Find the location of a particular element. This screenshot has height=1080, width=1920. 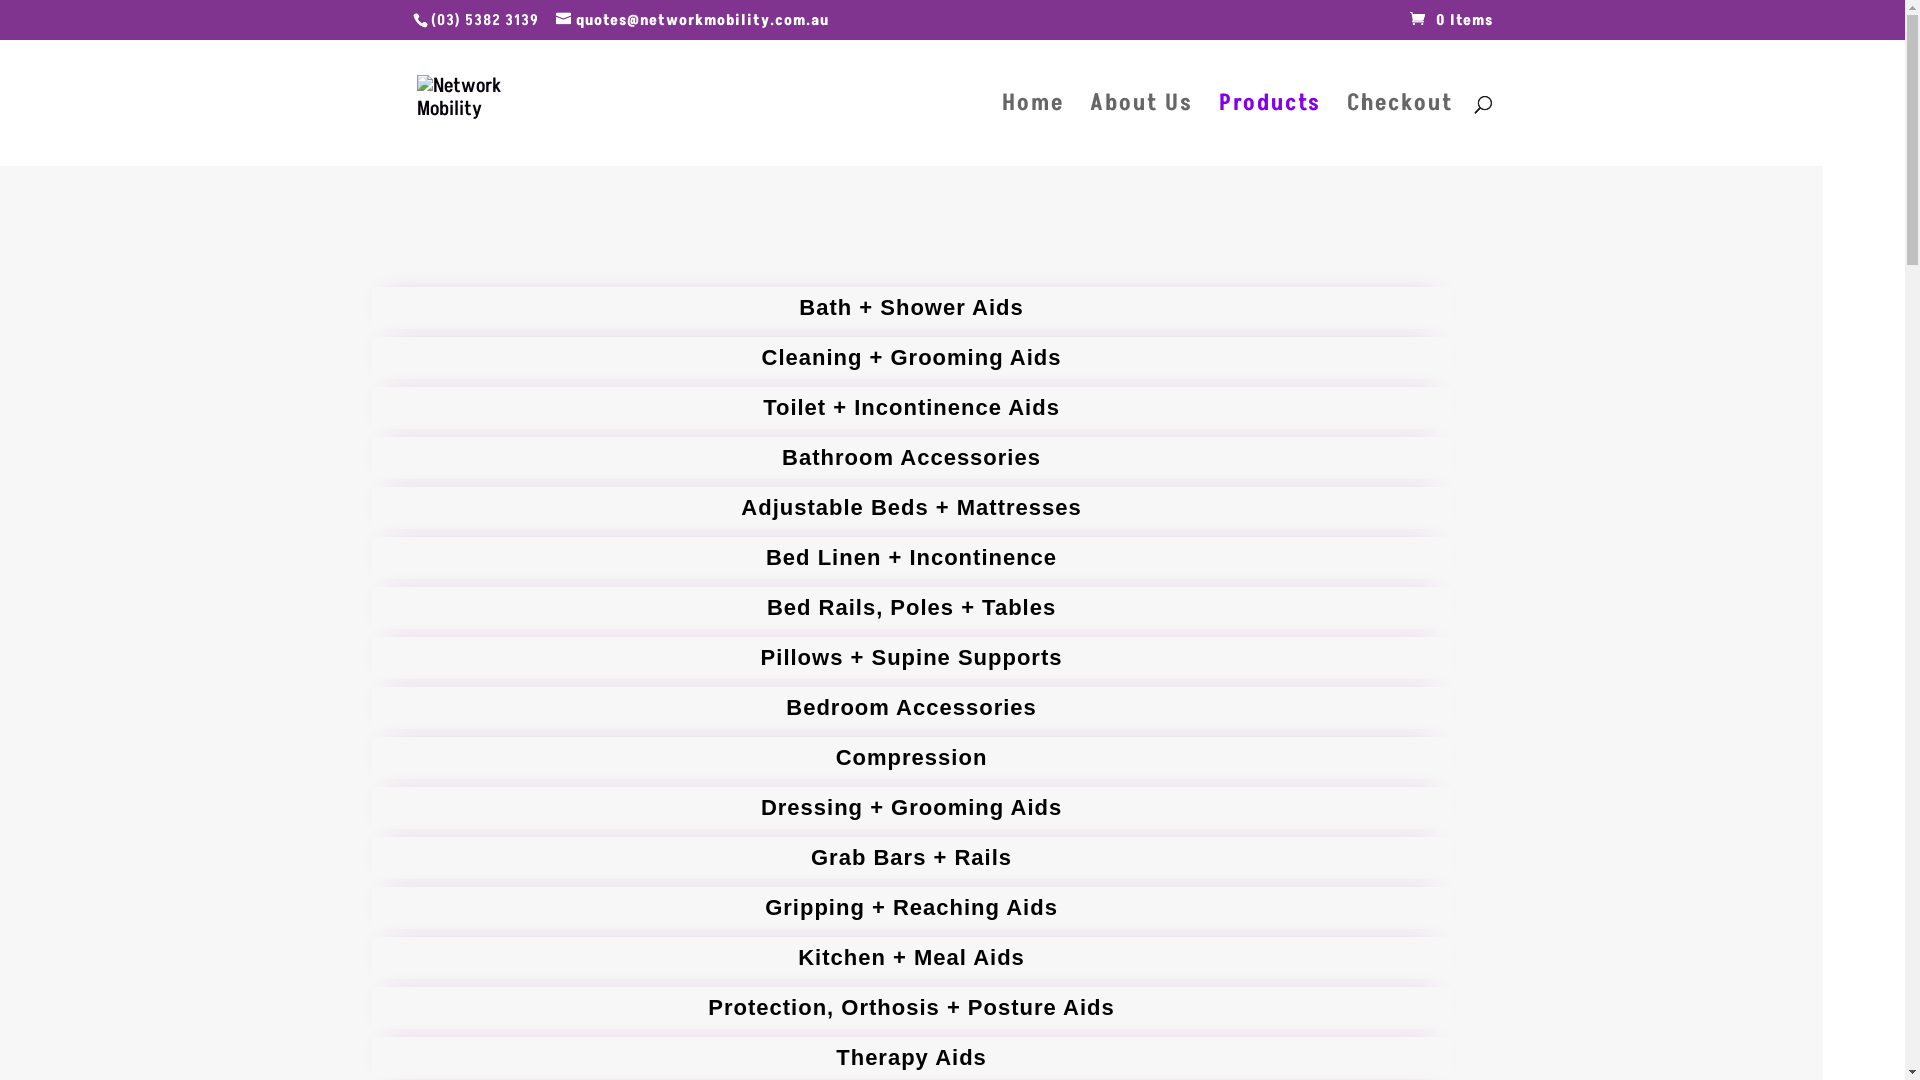

'Adjustable Beds + Mattresses' is located at coordinates (911, 507).